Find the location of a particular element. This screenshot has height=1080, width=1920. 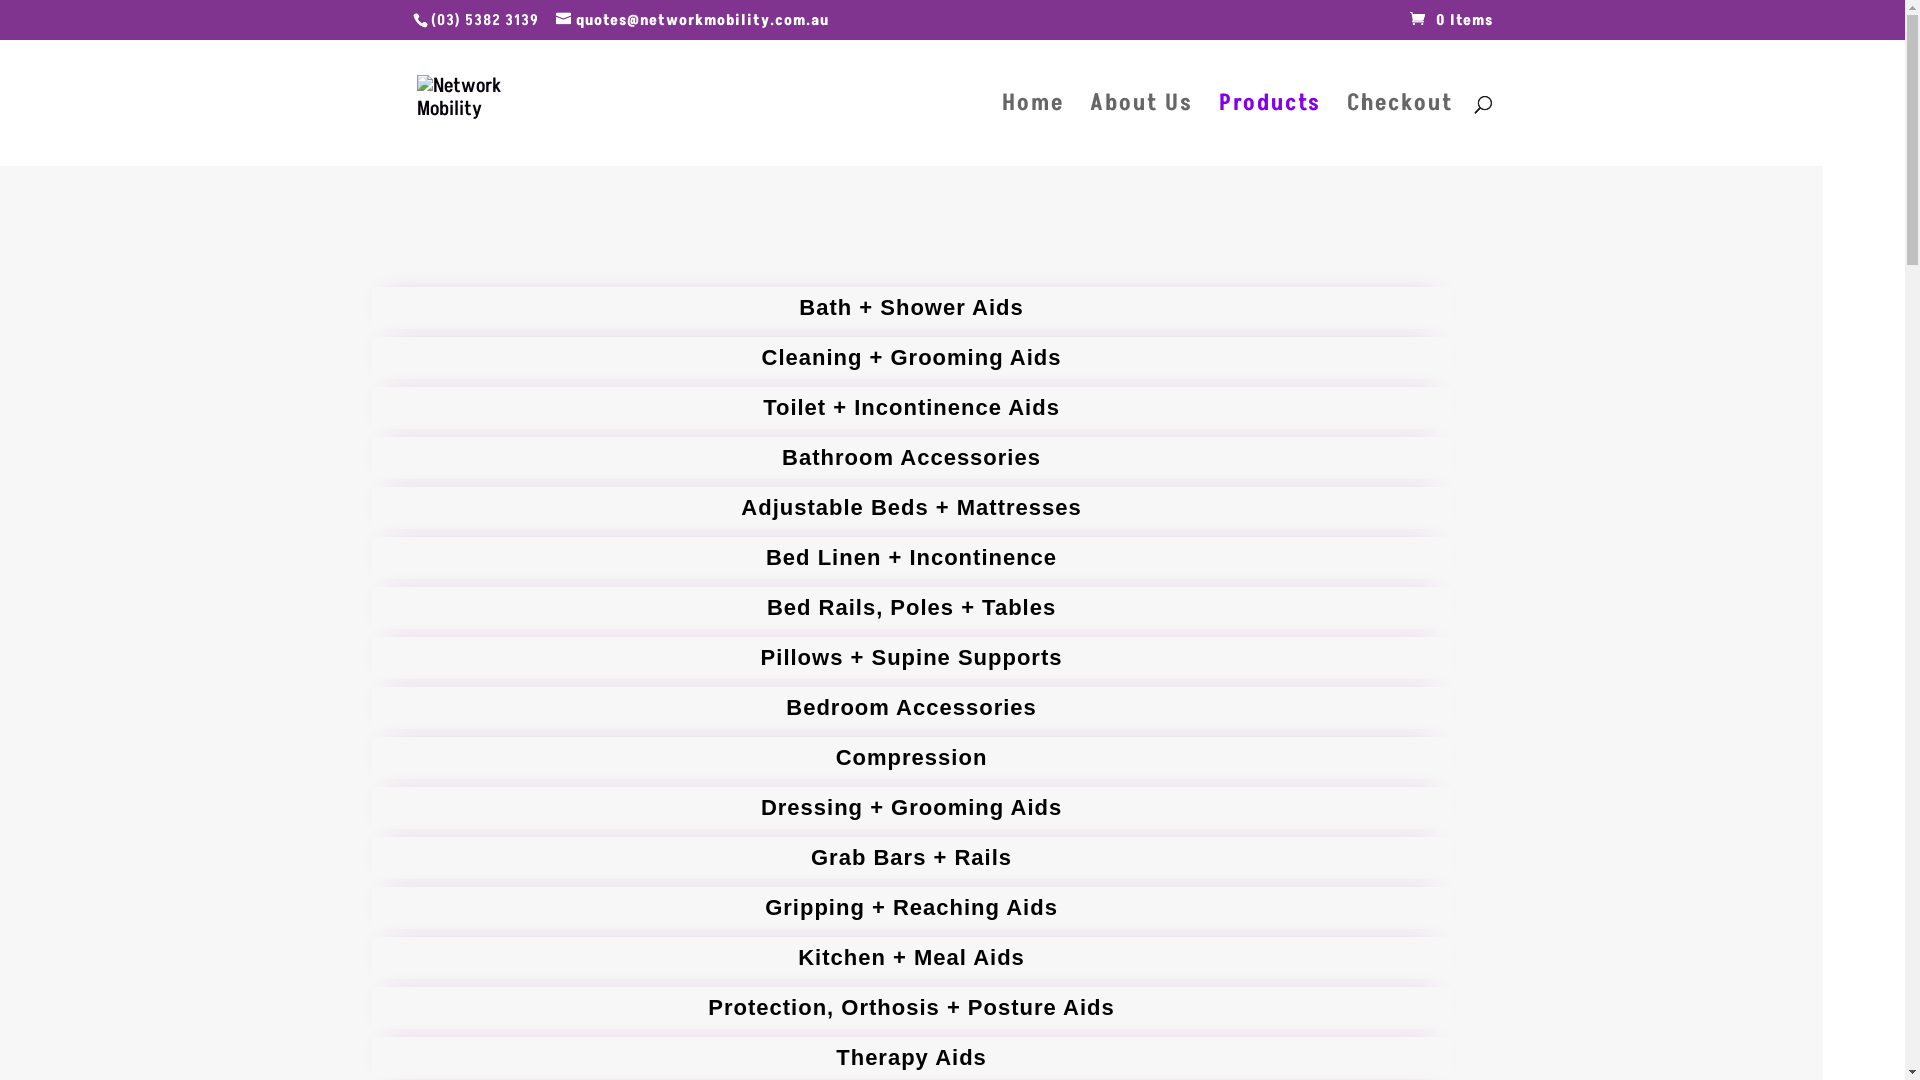

'Adjustable Beds + Mattresses' is located at coordinates (911, 507).